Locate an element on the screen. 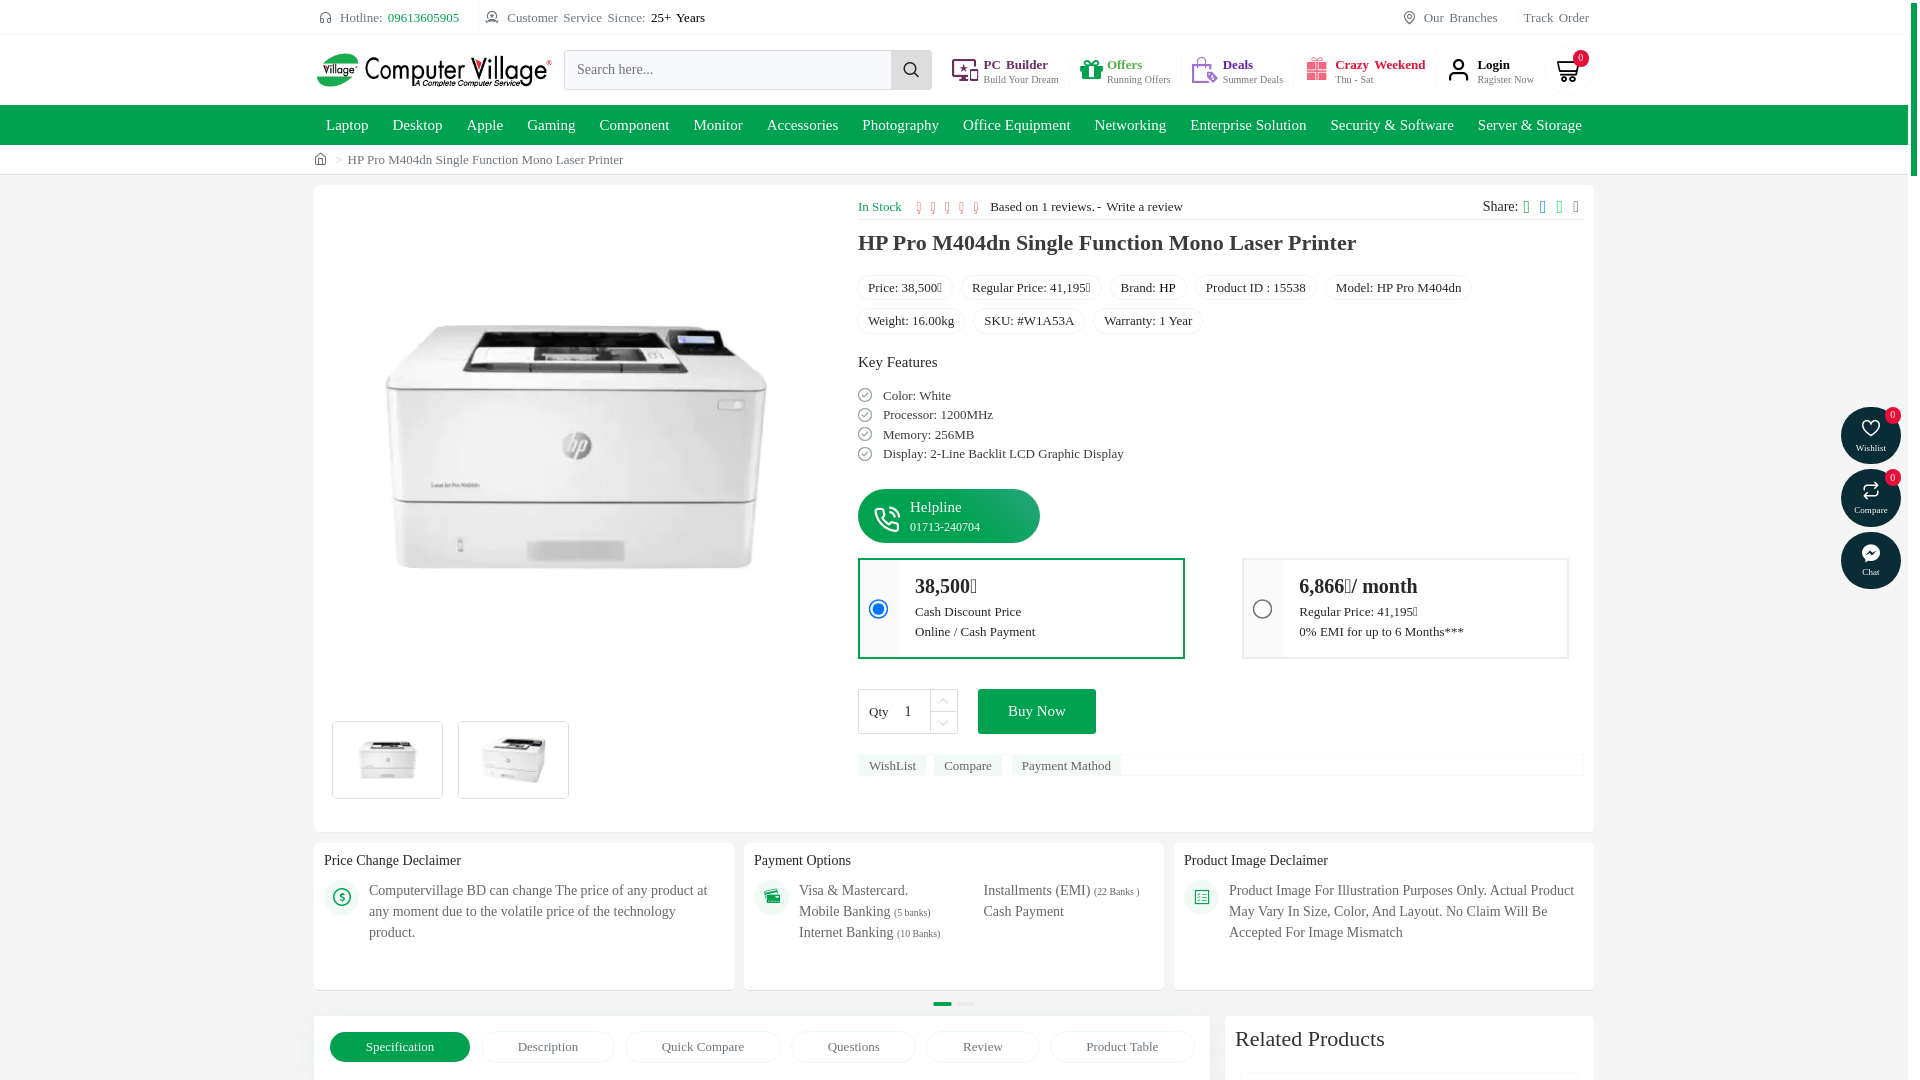  'Our Branches' is located at coordinates (1450, 18).